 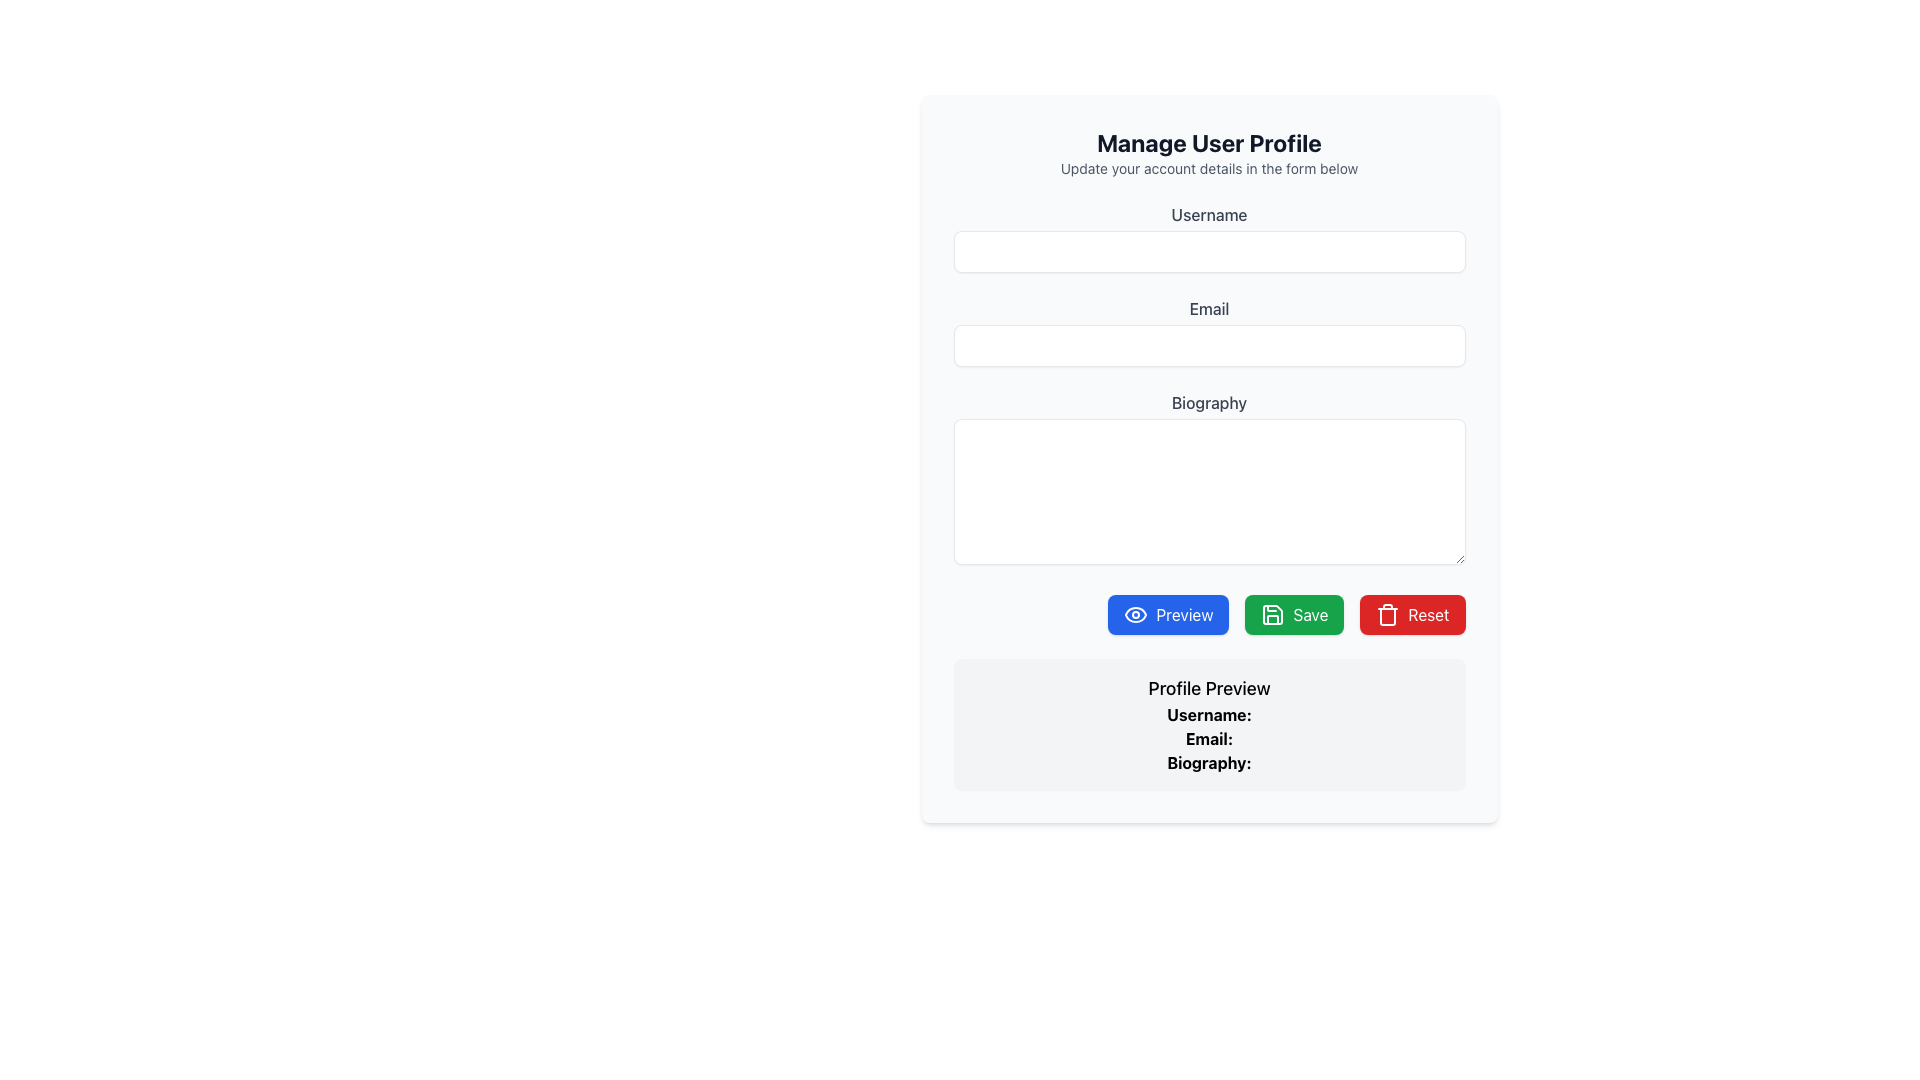 I want to click on the text label reading 'Email:' located in the 'Profile Preview' section, positioned next to 'Username:' and above 'Biography:', so click(x=1208, y=739).